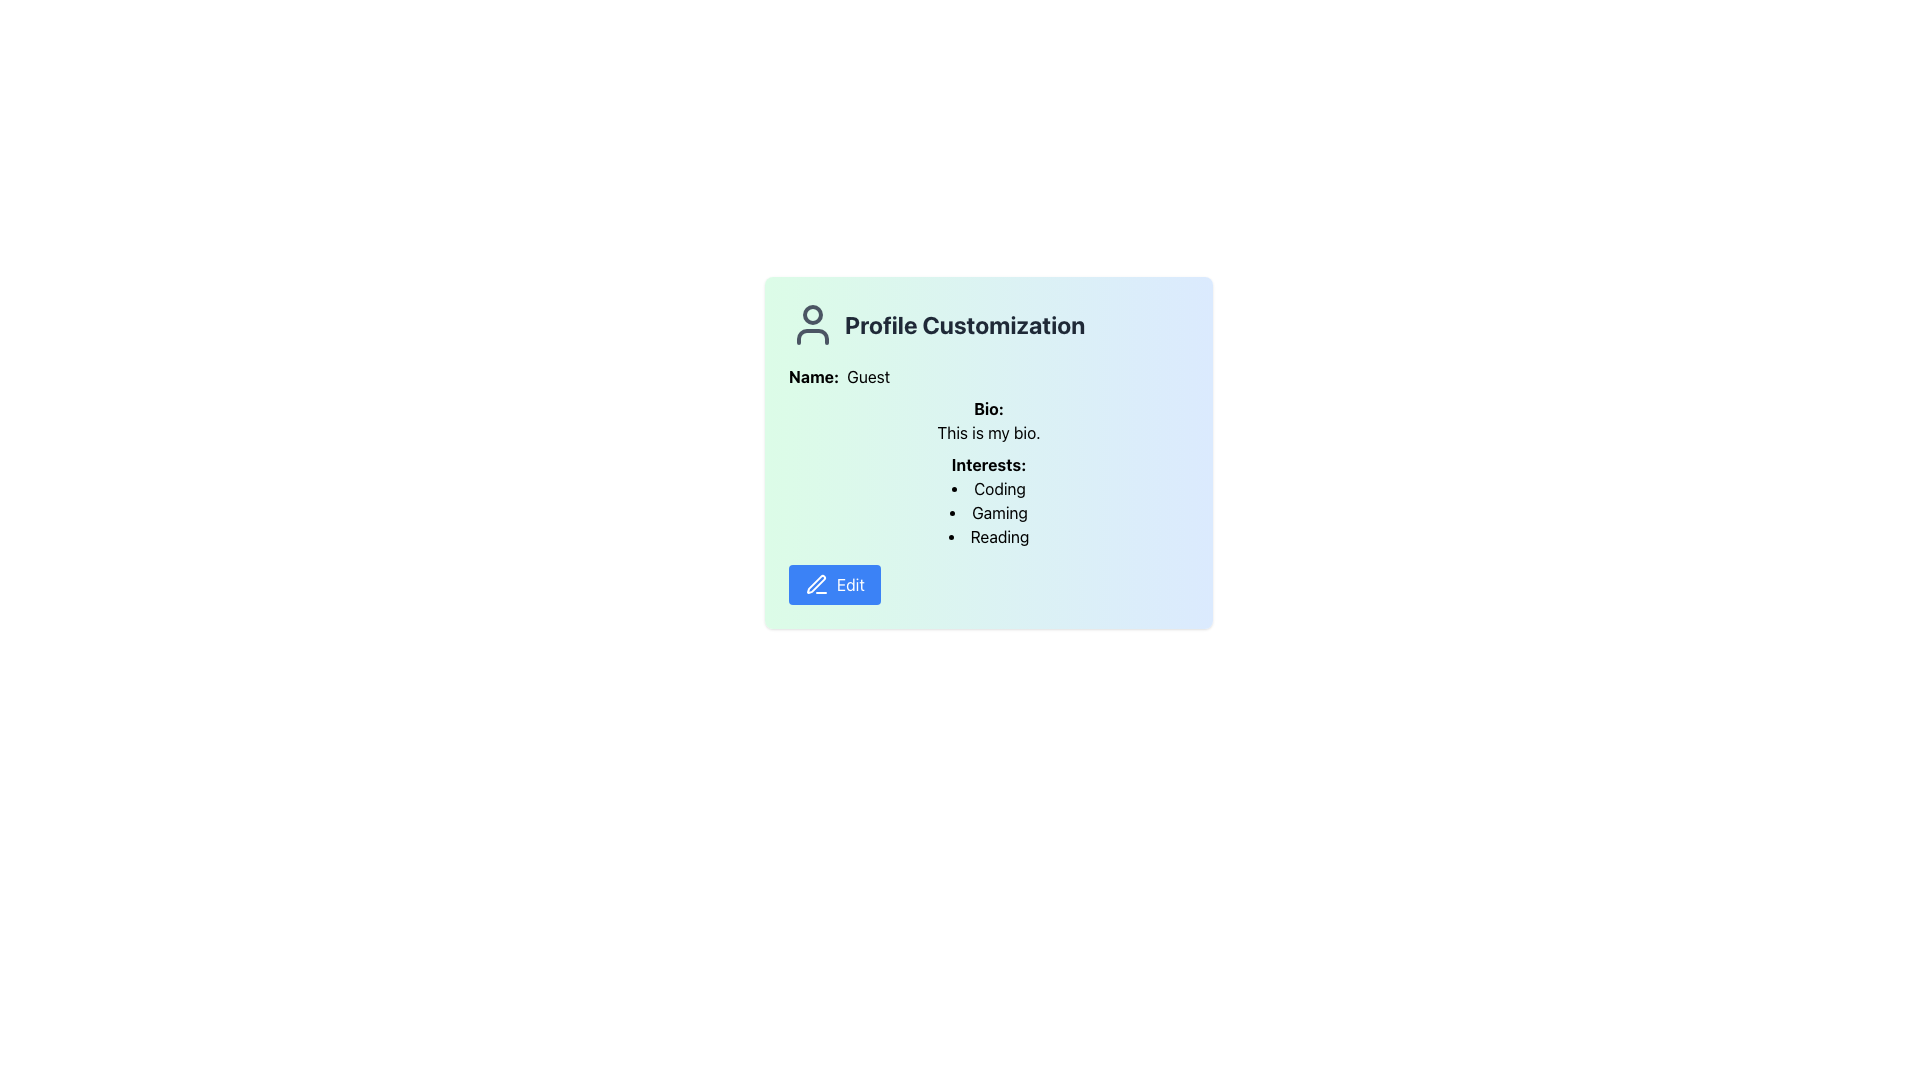  What do you see at coordinates (988, 431) in the screenshot?
I see `biography text displayed in the read-only text element located beneath the 'Bio:' label in the Profile Customization section` at bounding box center [988, 431].